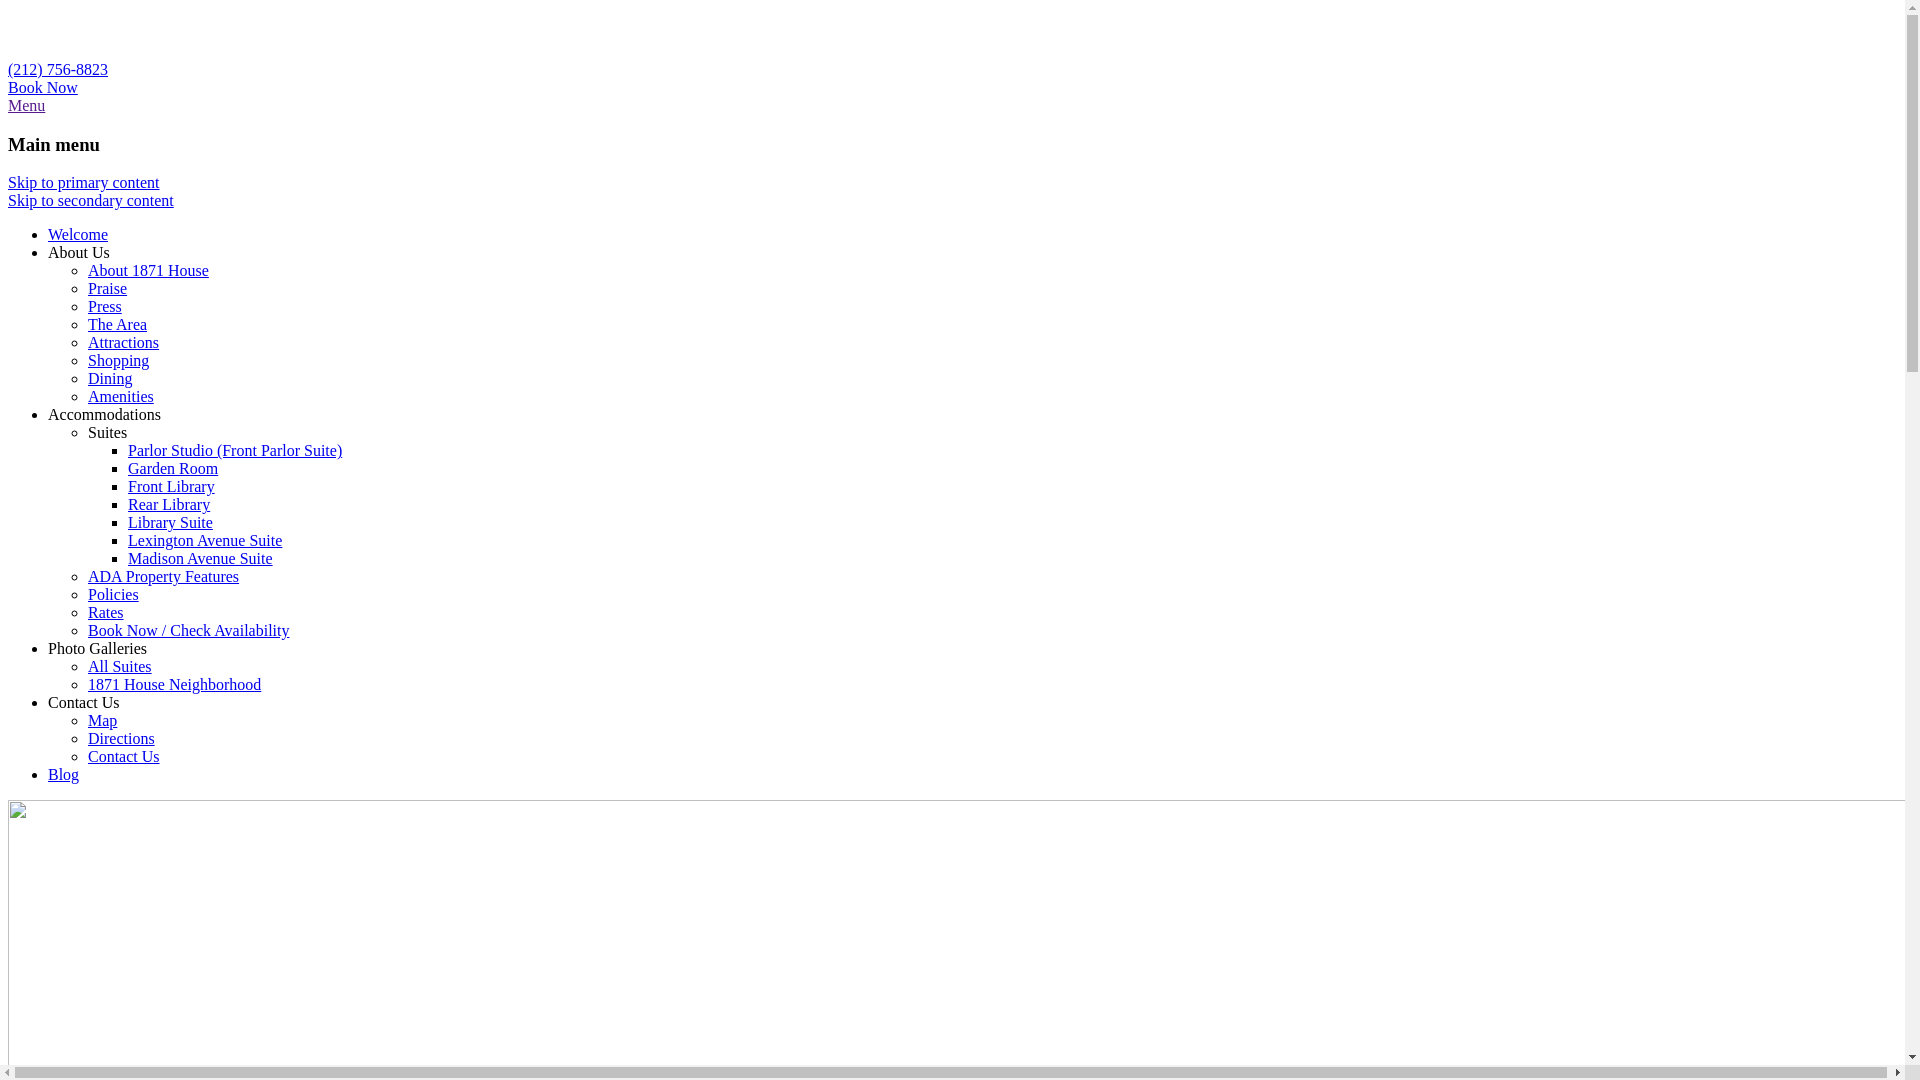  What do you see at coordinates (48, 773) in the screenshot?
I see `'Blog'` at bounding box center [48, 773].